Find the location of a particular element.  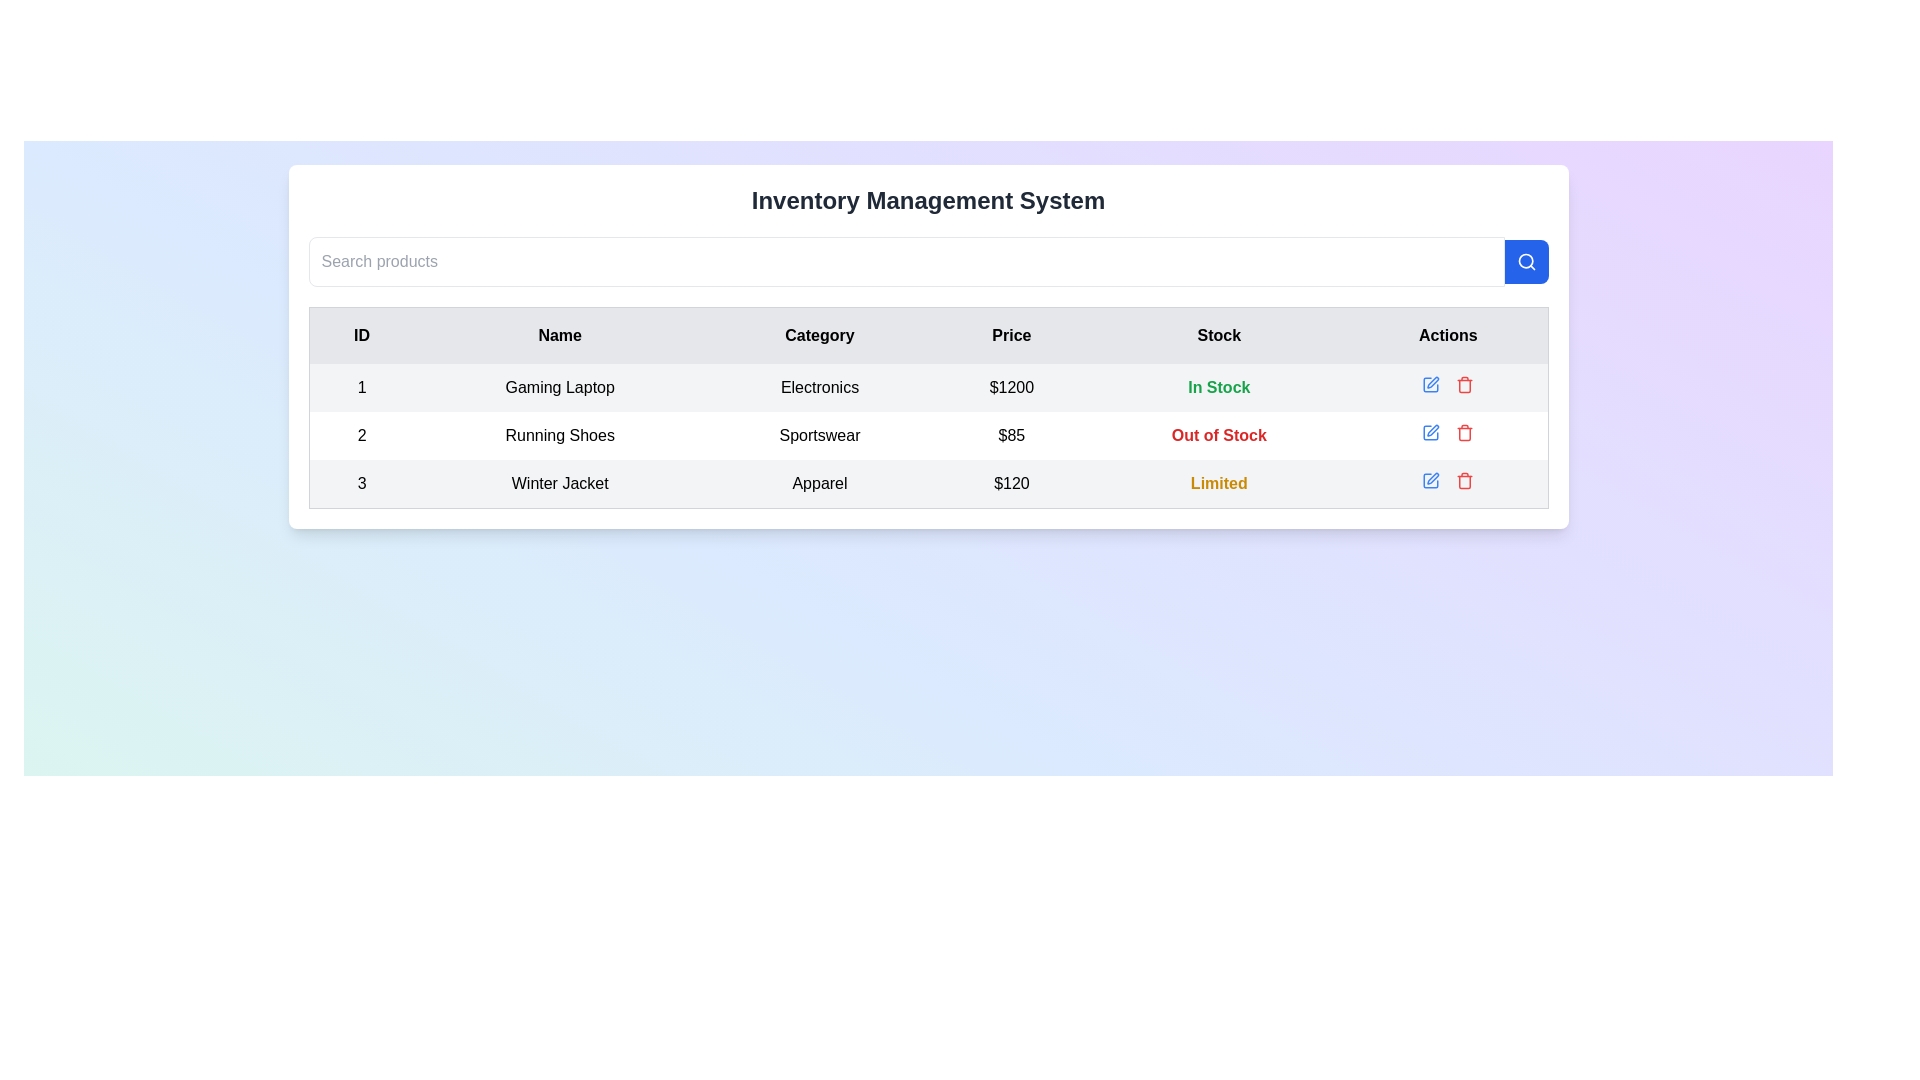

the text label displaying 'Stock' in bold, located in the fifth column of the tabular header row, between 'Price' and 'Actions' is located at coordinates (1218, 334).